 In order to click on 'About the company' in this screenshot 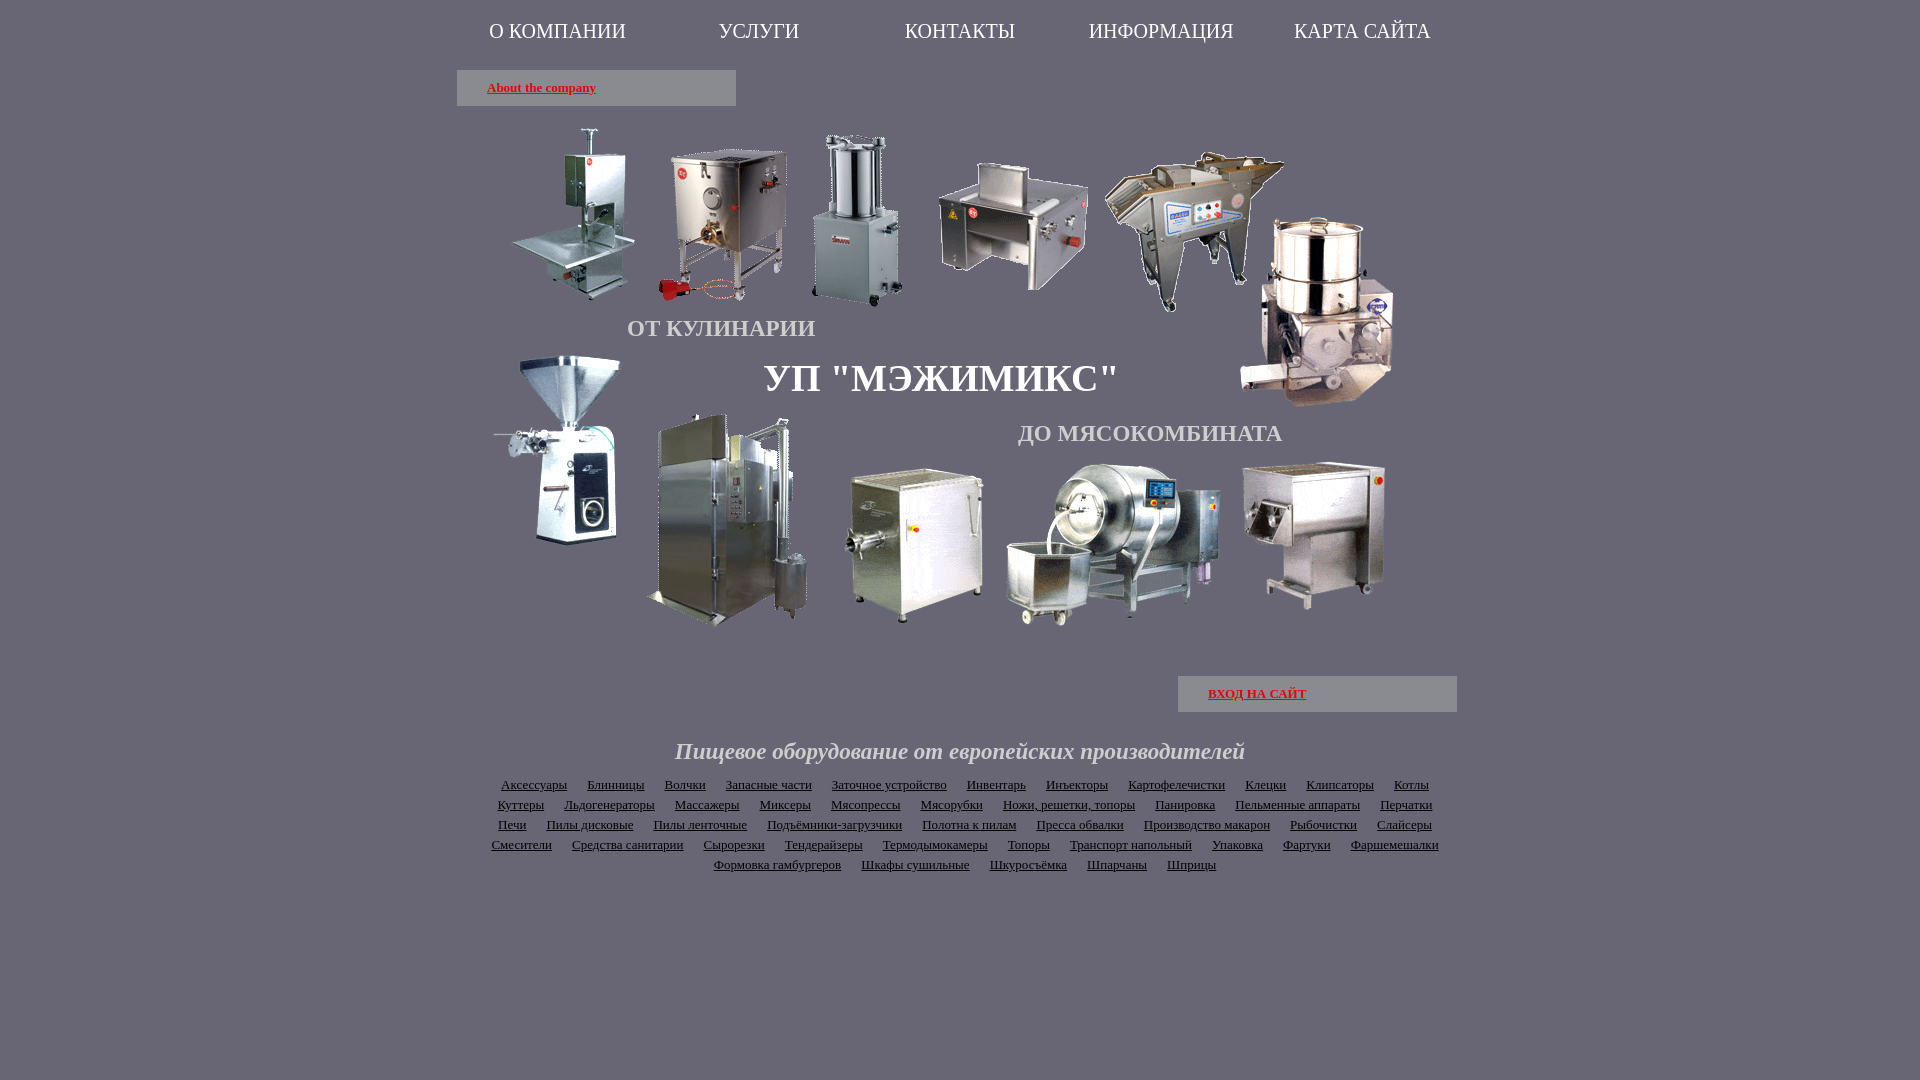, I will do `click(455, 87)`.